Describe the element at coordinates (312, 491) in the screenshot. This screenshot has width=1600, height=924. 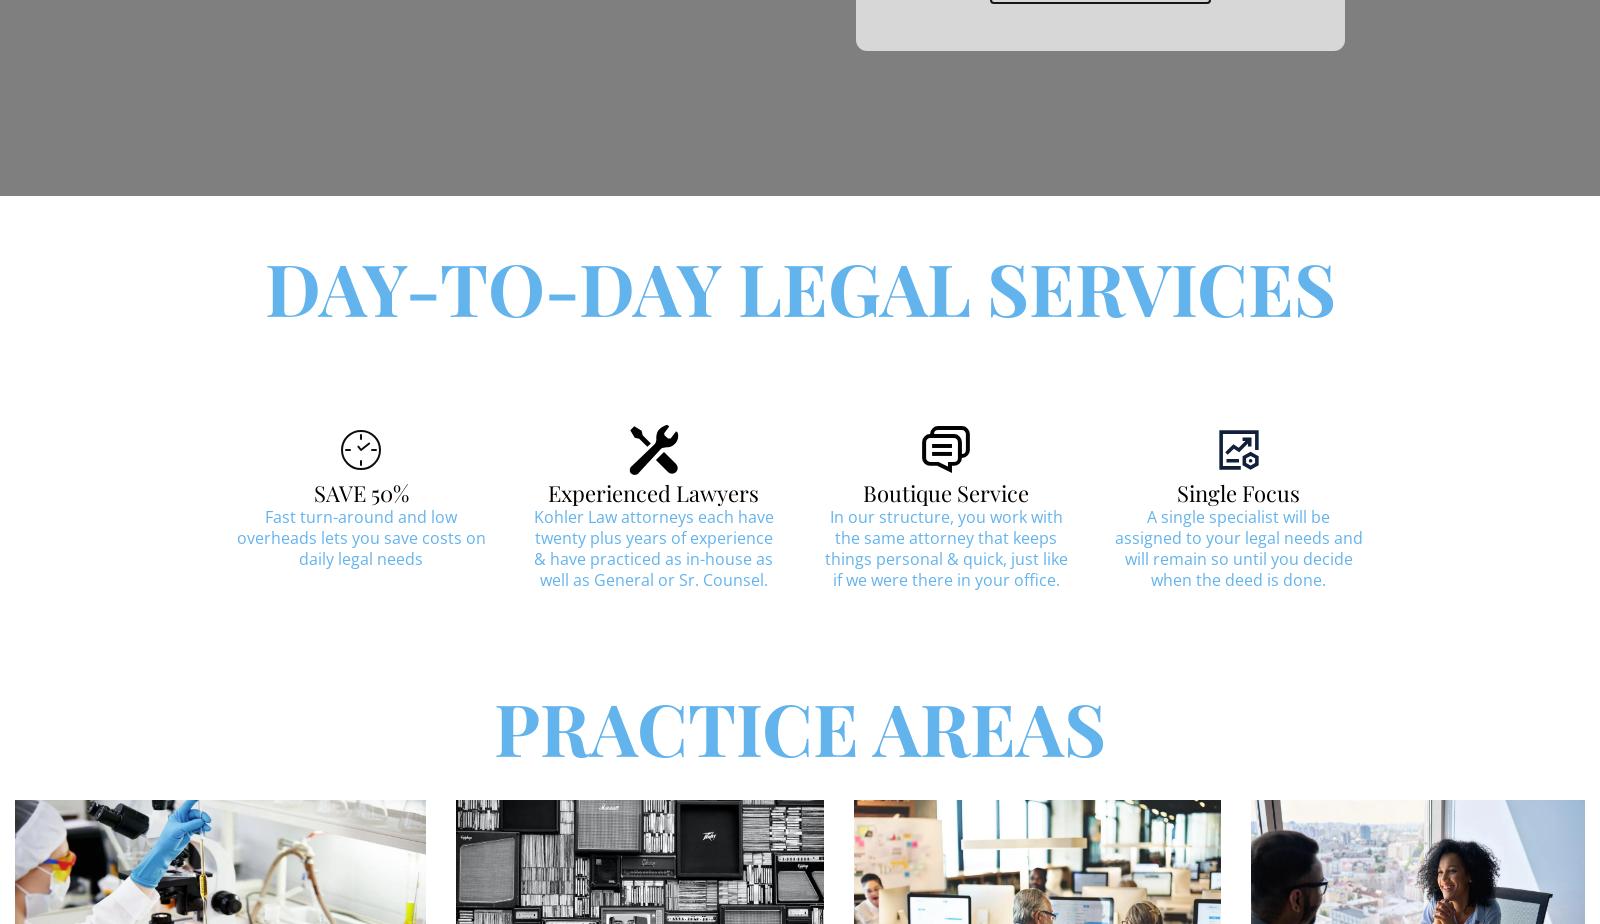
I see `'SAVE 50%'` at that location.